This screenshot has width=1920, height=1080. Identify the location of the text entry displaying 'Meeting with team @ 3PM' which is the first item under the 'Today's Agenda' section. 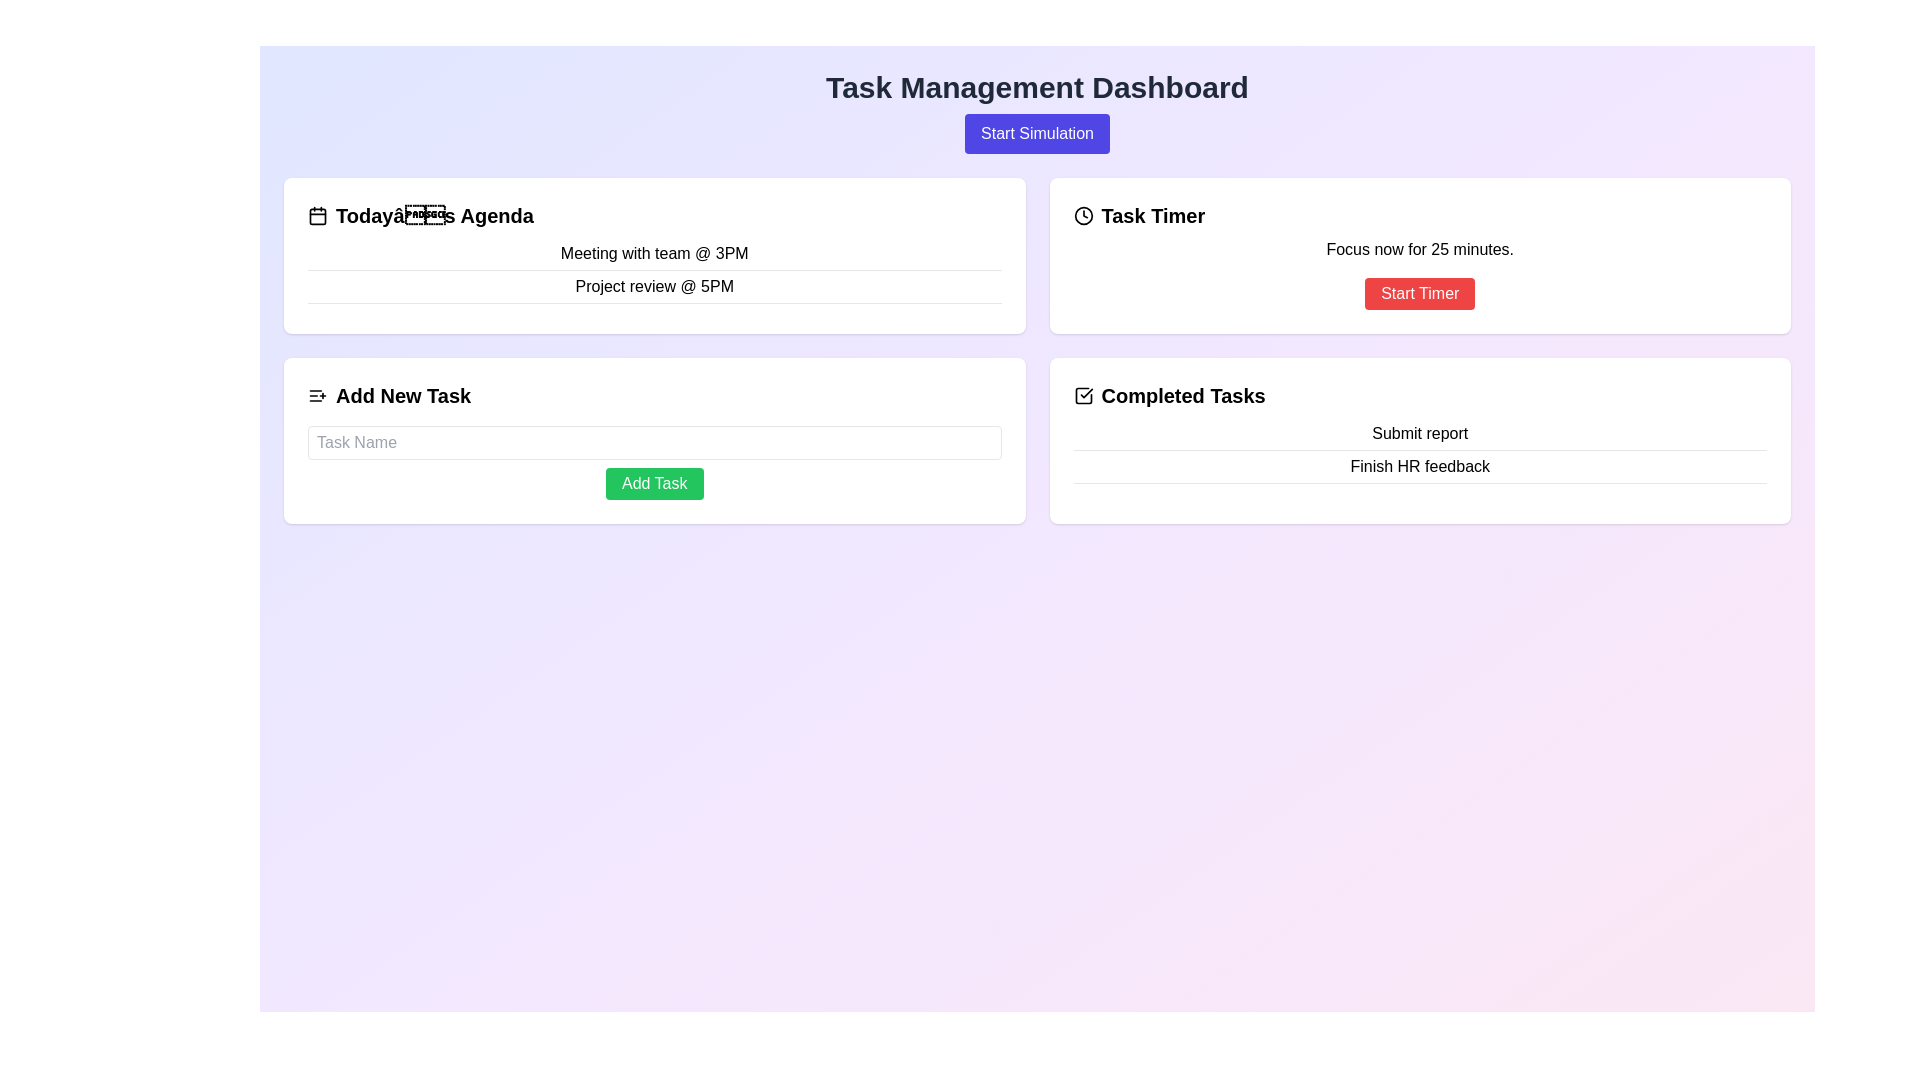
(654, 253).